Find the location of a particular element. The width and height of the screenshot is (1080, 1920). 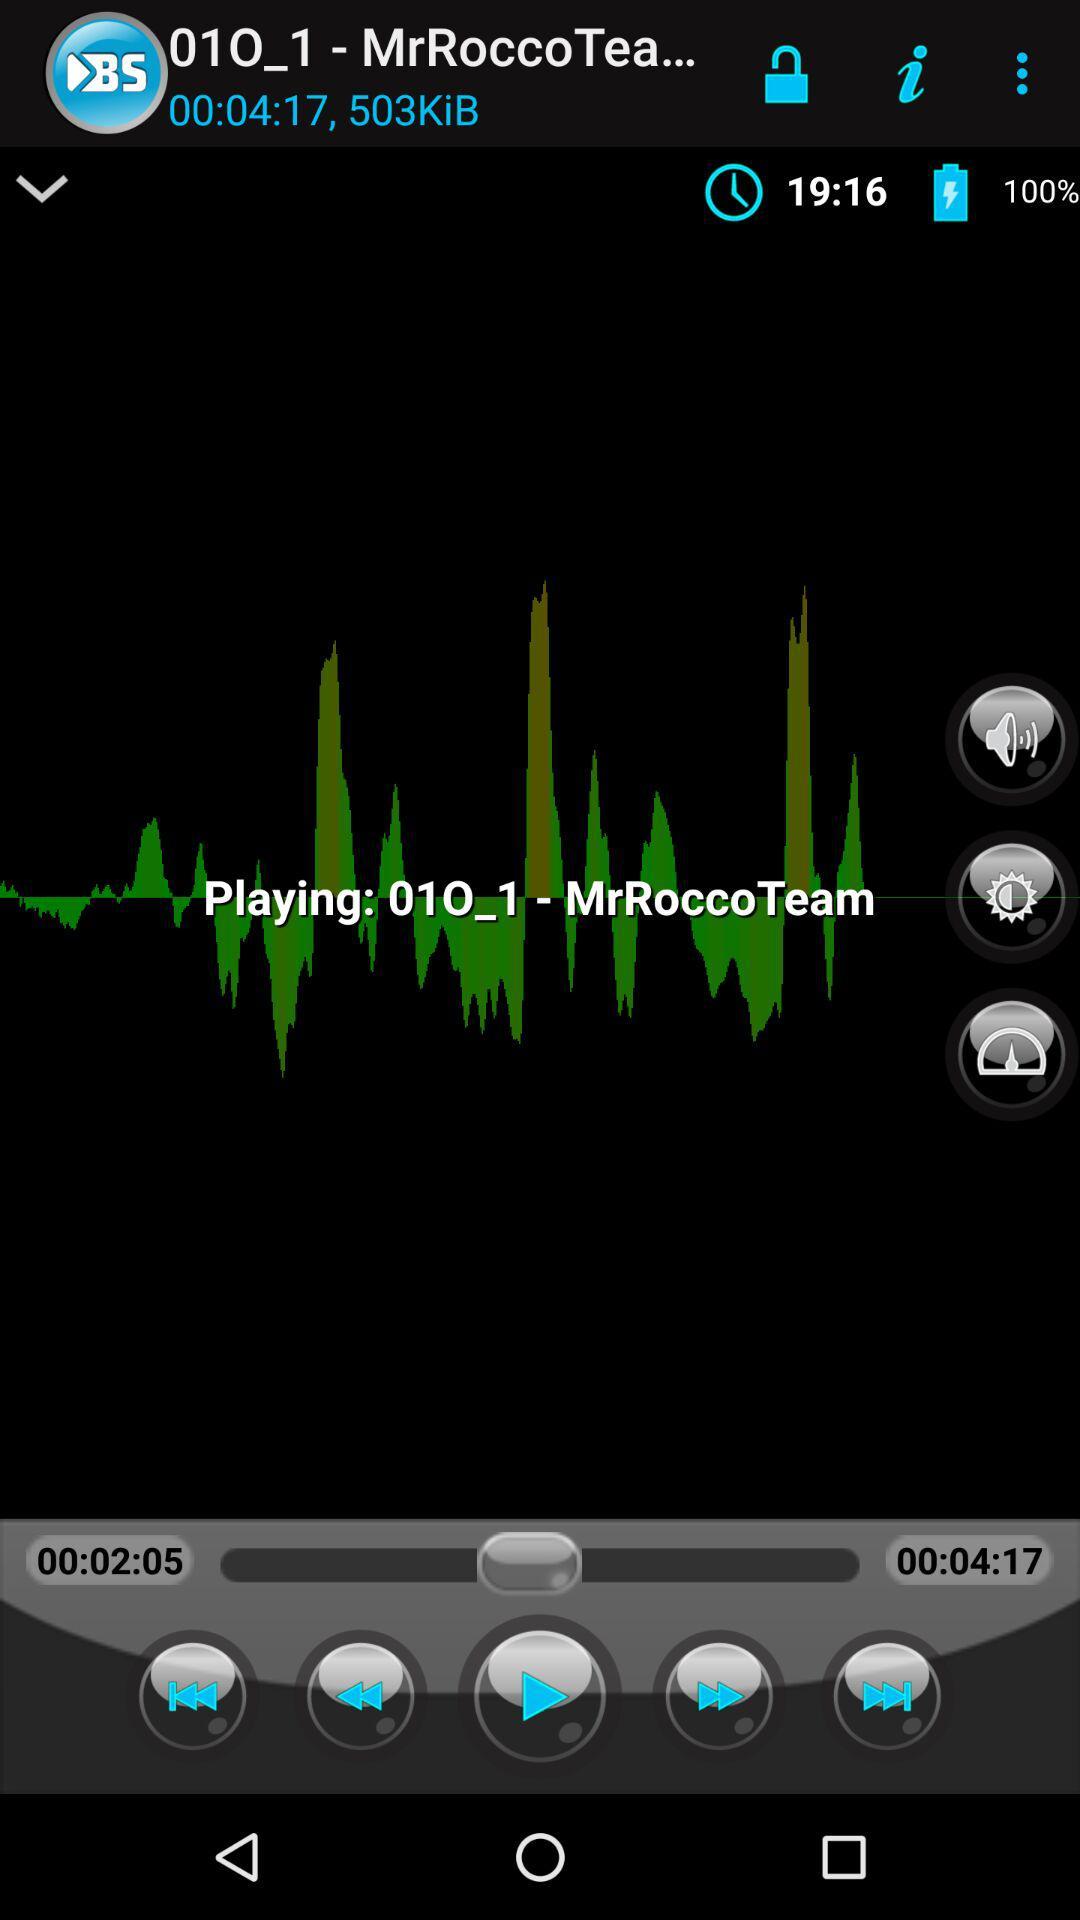

this app is able to play any video and have multiple options like play or share is located at coordinates (540, 1695).